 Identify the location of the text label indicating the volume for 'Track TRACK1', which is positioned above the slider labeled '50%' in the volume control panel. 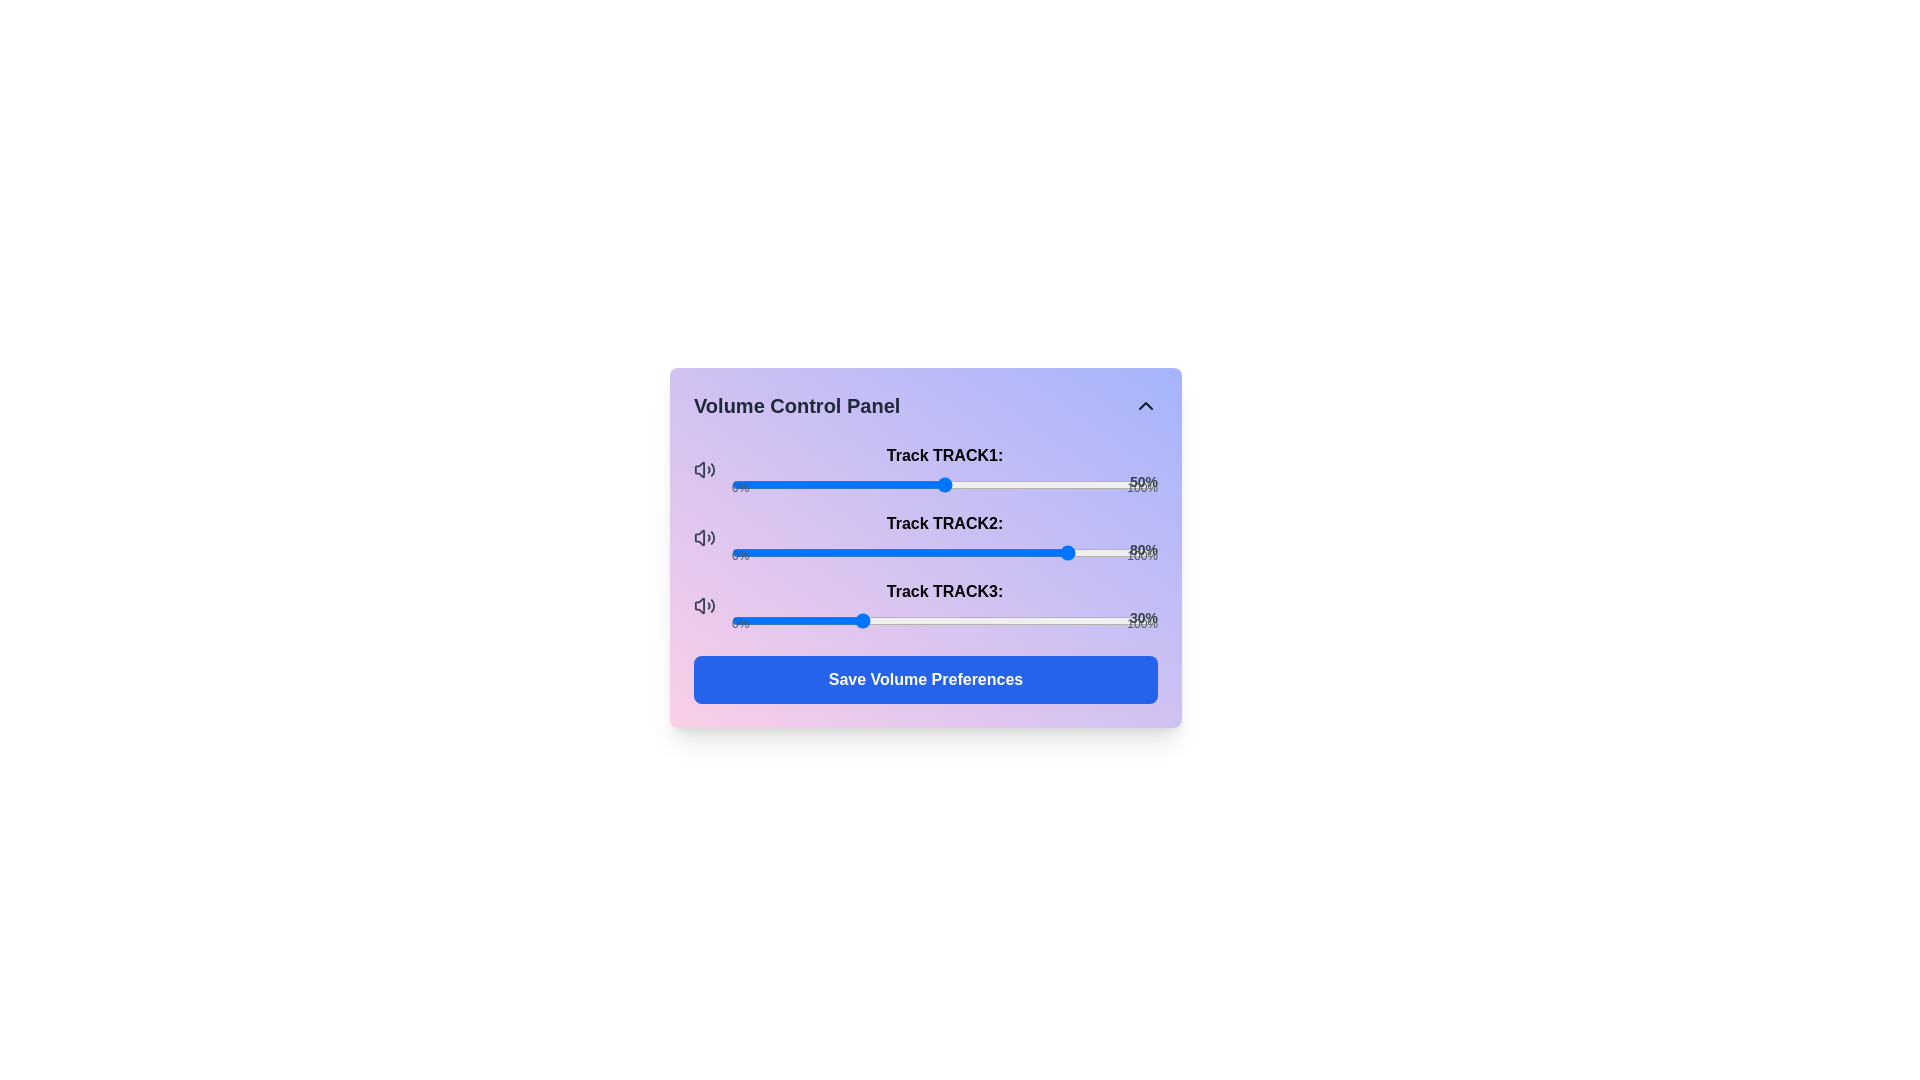
(944, 455).